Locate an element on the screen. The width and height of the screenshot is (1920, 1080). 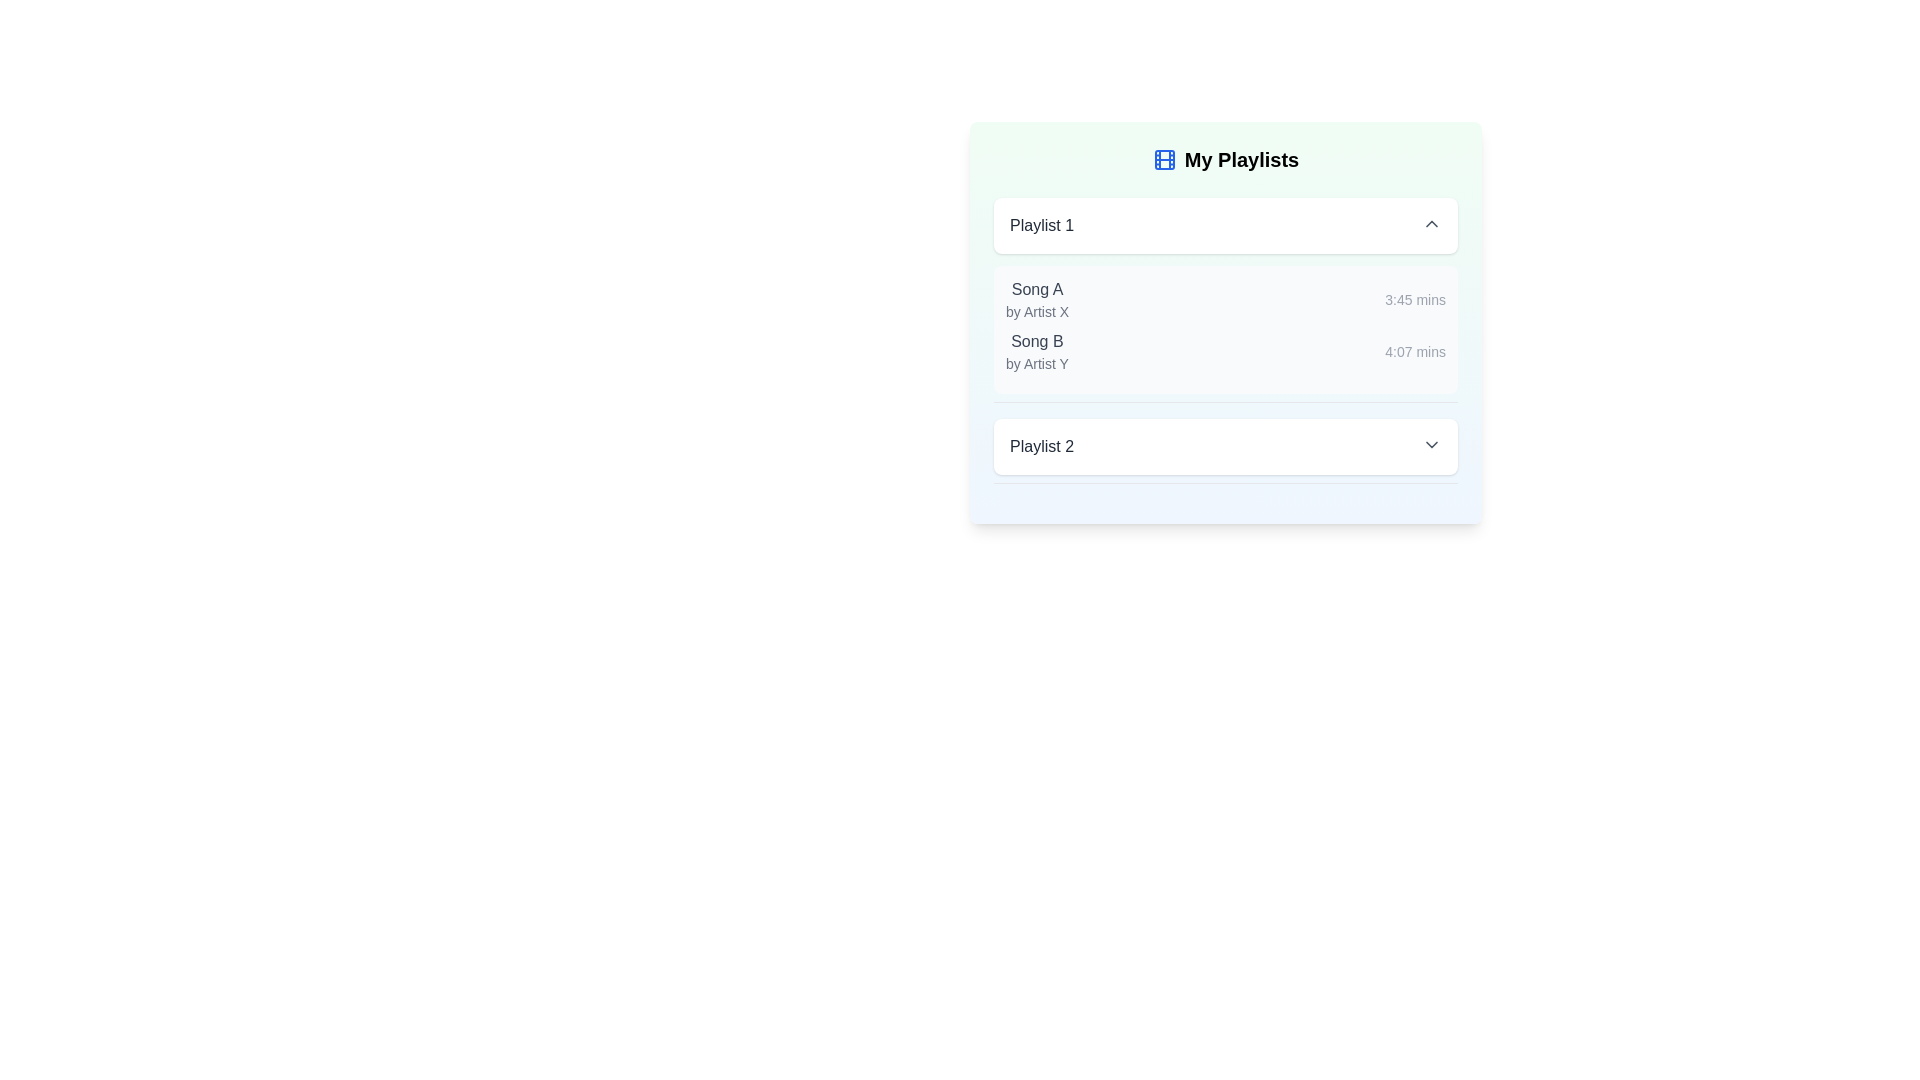
the first list item is located at coordinates (1224, 300).